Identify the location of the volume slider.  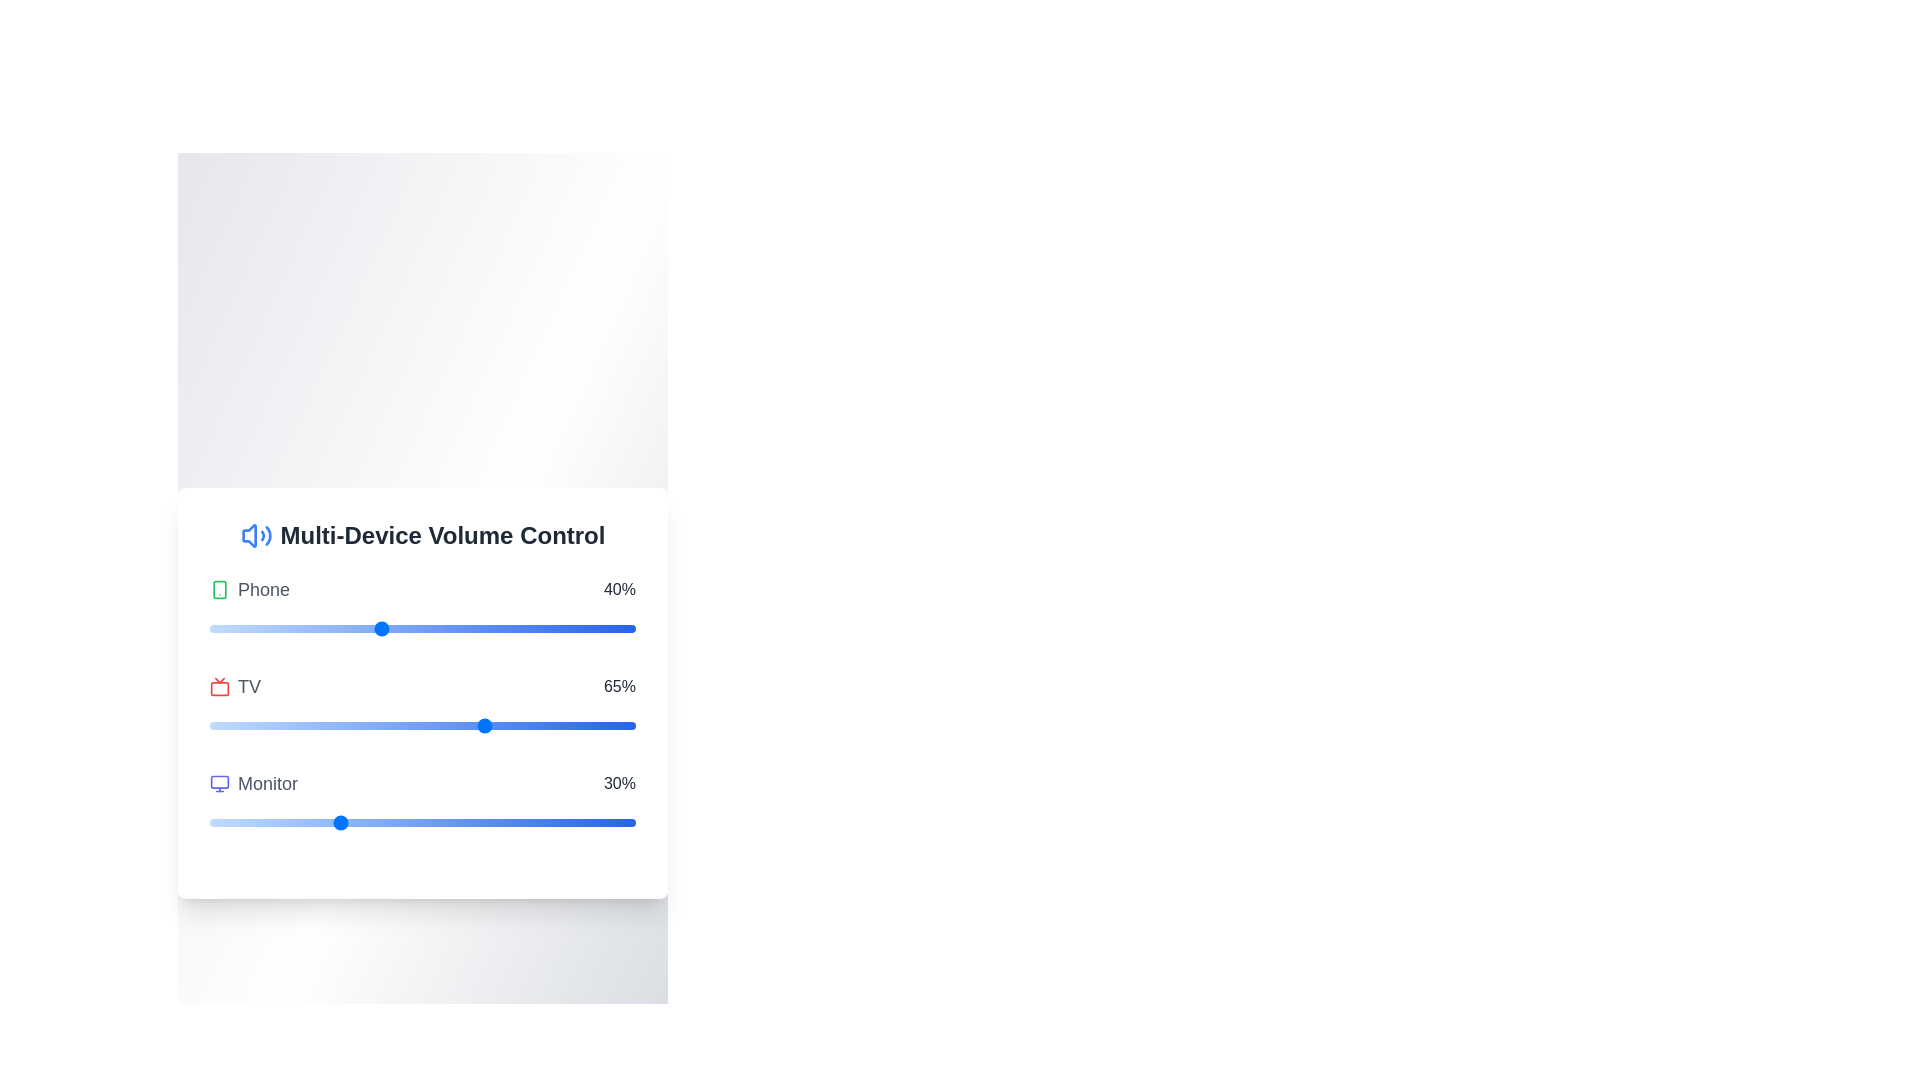
(516, 627).